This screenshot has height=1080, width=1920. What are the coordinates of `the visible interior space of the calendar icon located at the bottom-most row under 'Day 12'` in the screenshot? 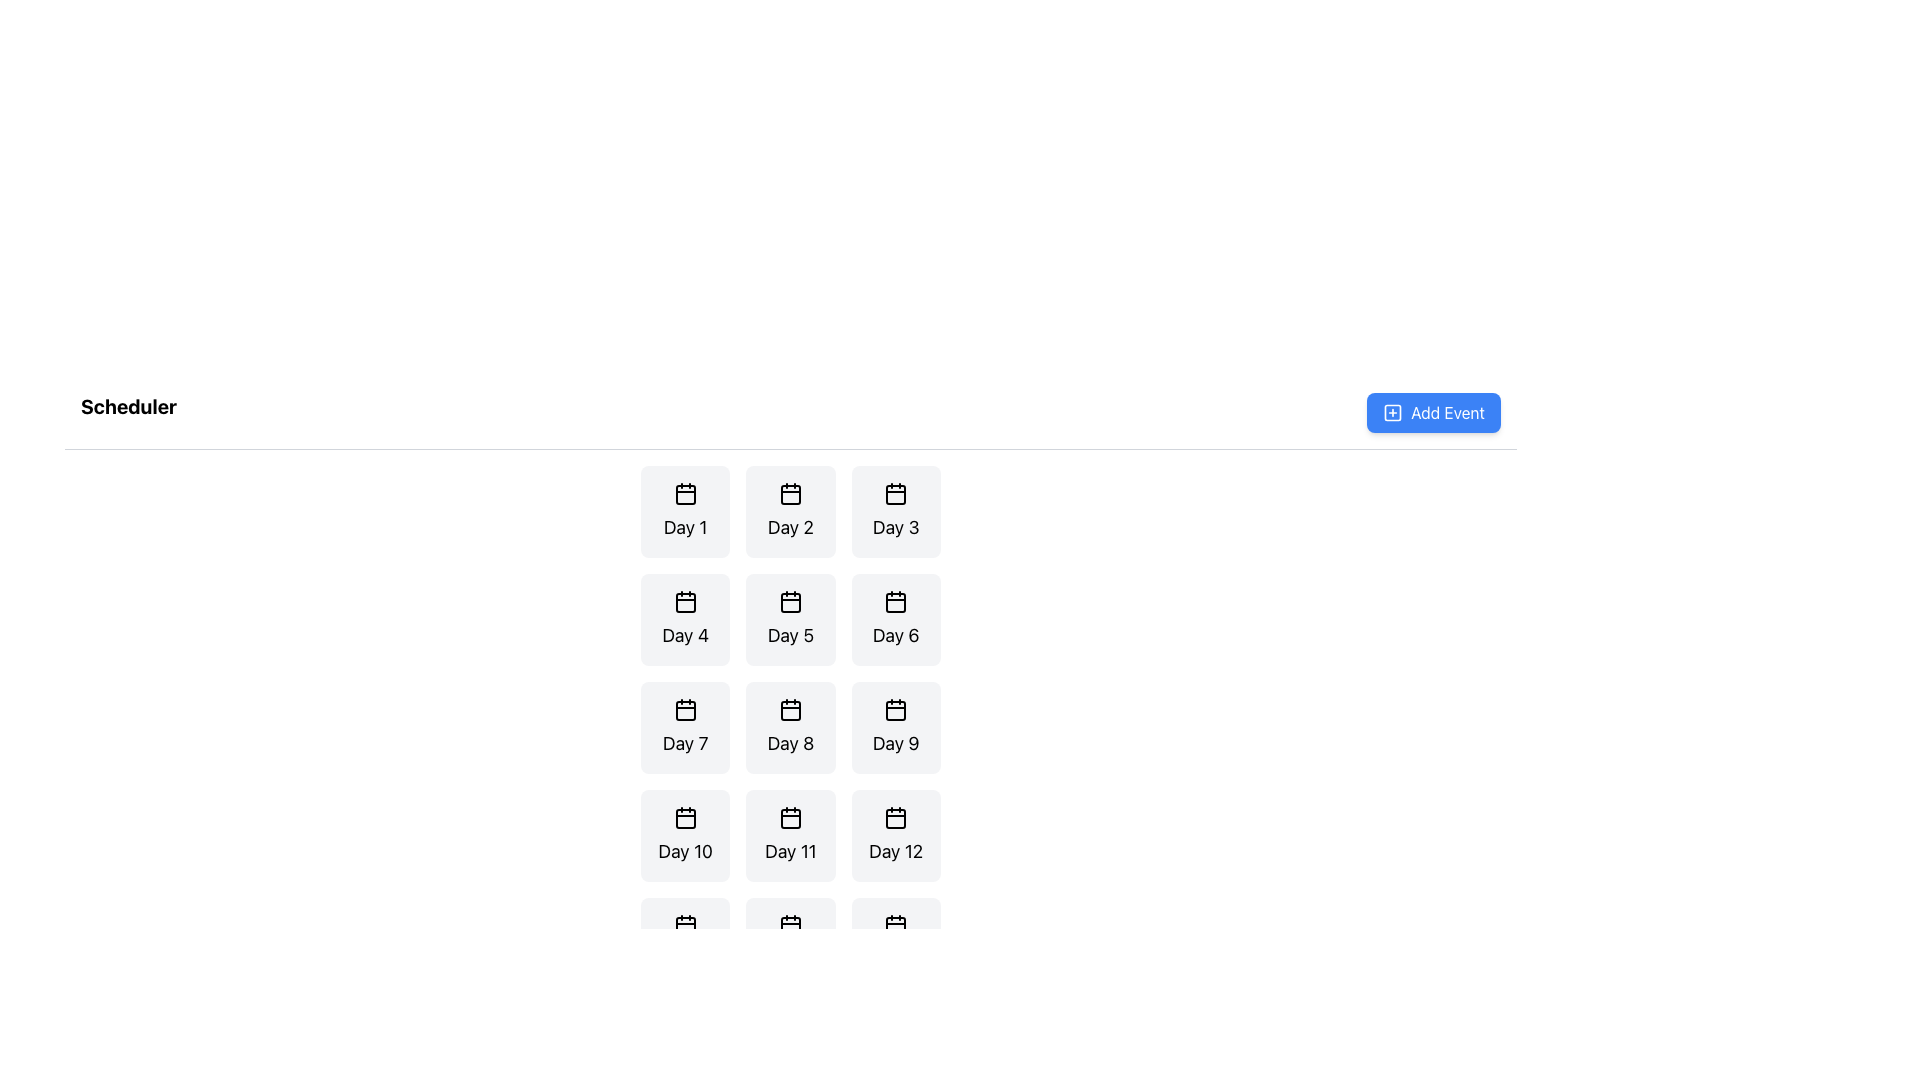 It's located at (790, 926).